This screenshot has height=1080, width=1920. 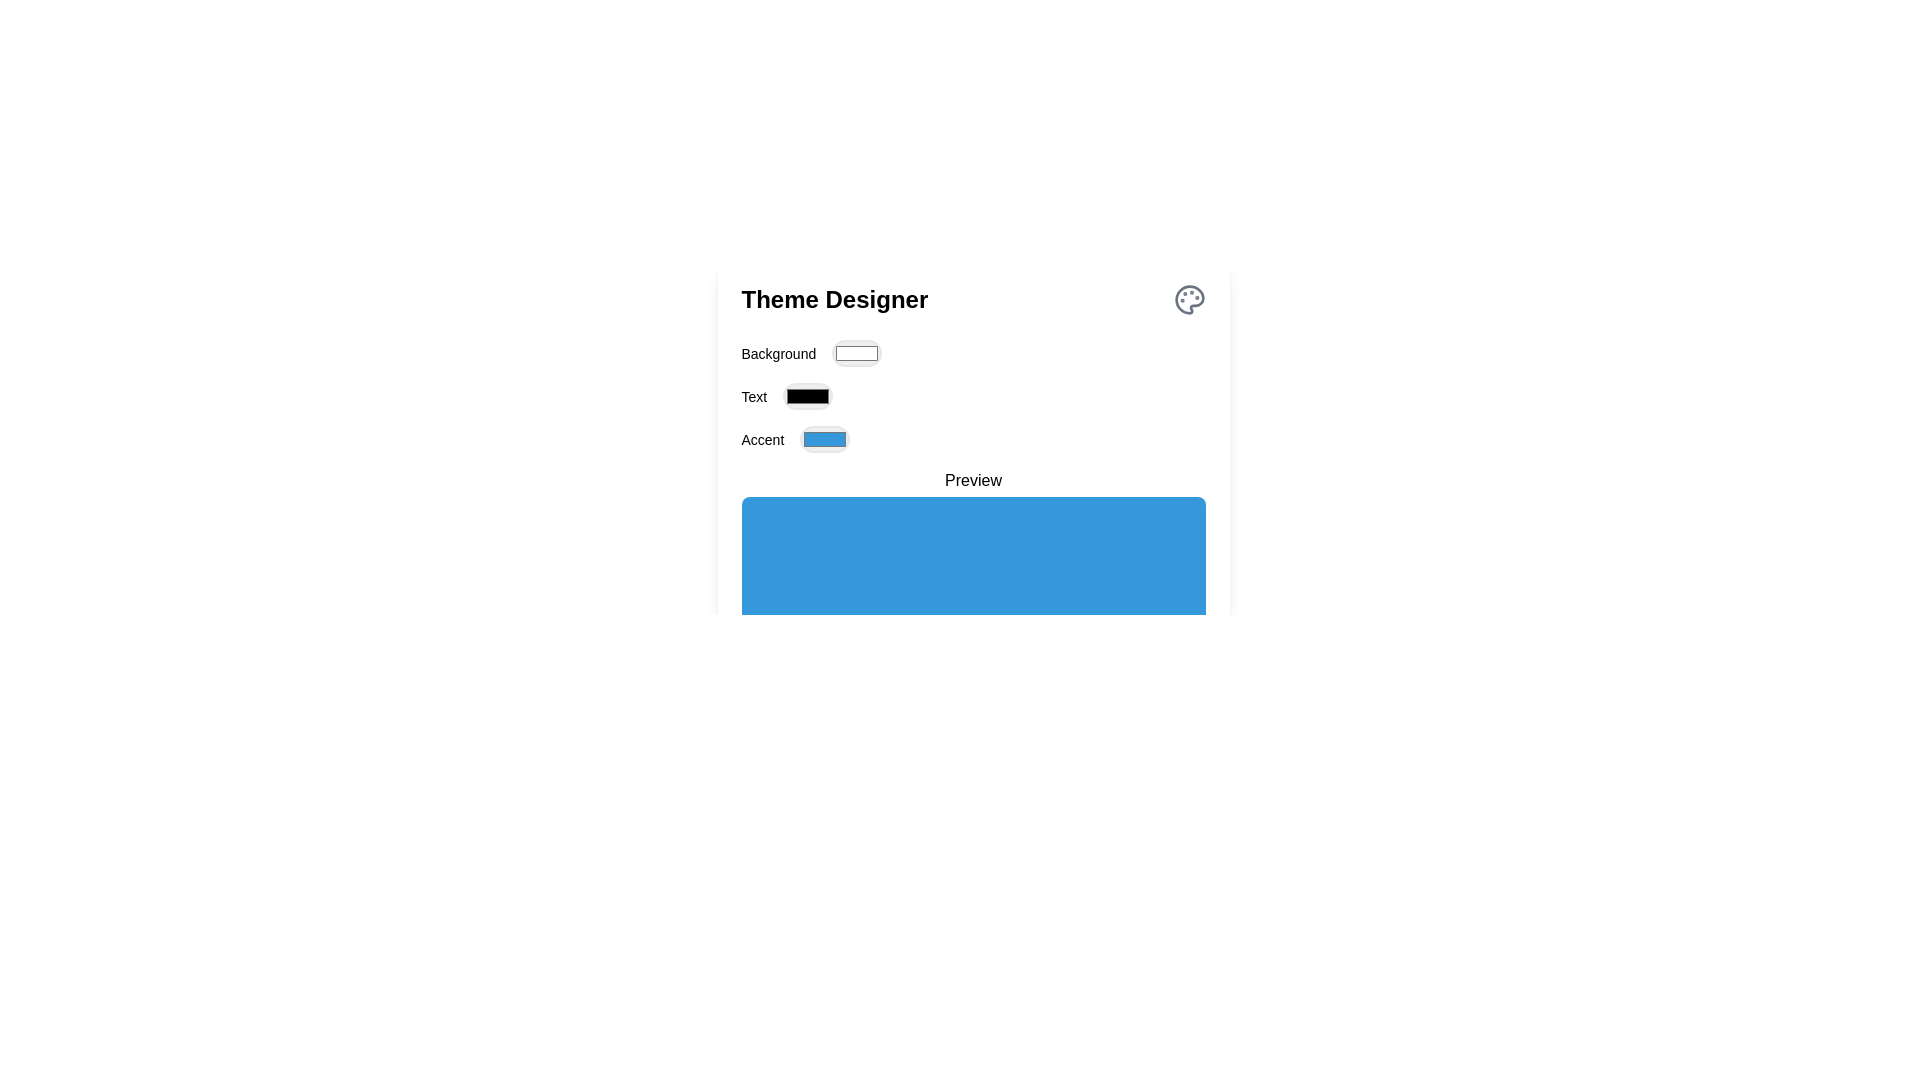 What do you see at coordinates (753, 396) in the screenshot?
I see `the text label that reads 'Text', which is styled with a small font size and medium weight, located to the left of a color selection box in the theme customization interface` at bounding box center [753, 396].